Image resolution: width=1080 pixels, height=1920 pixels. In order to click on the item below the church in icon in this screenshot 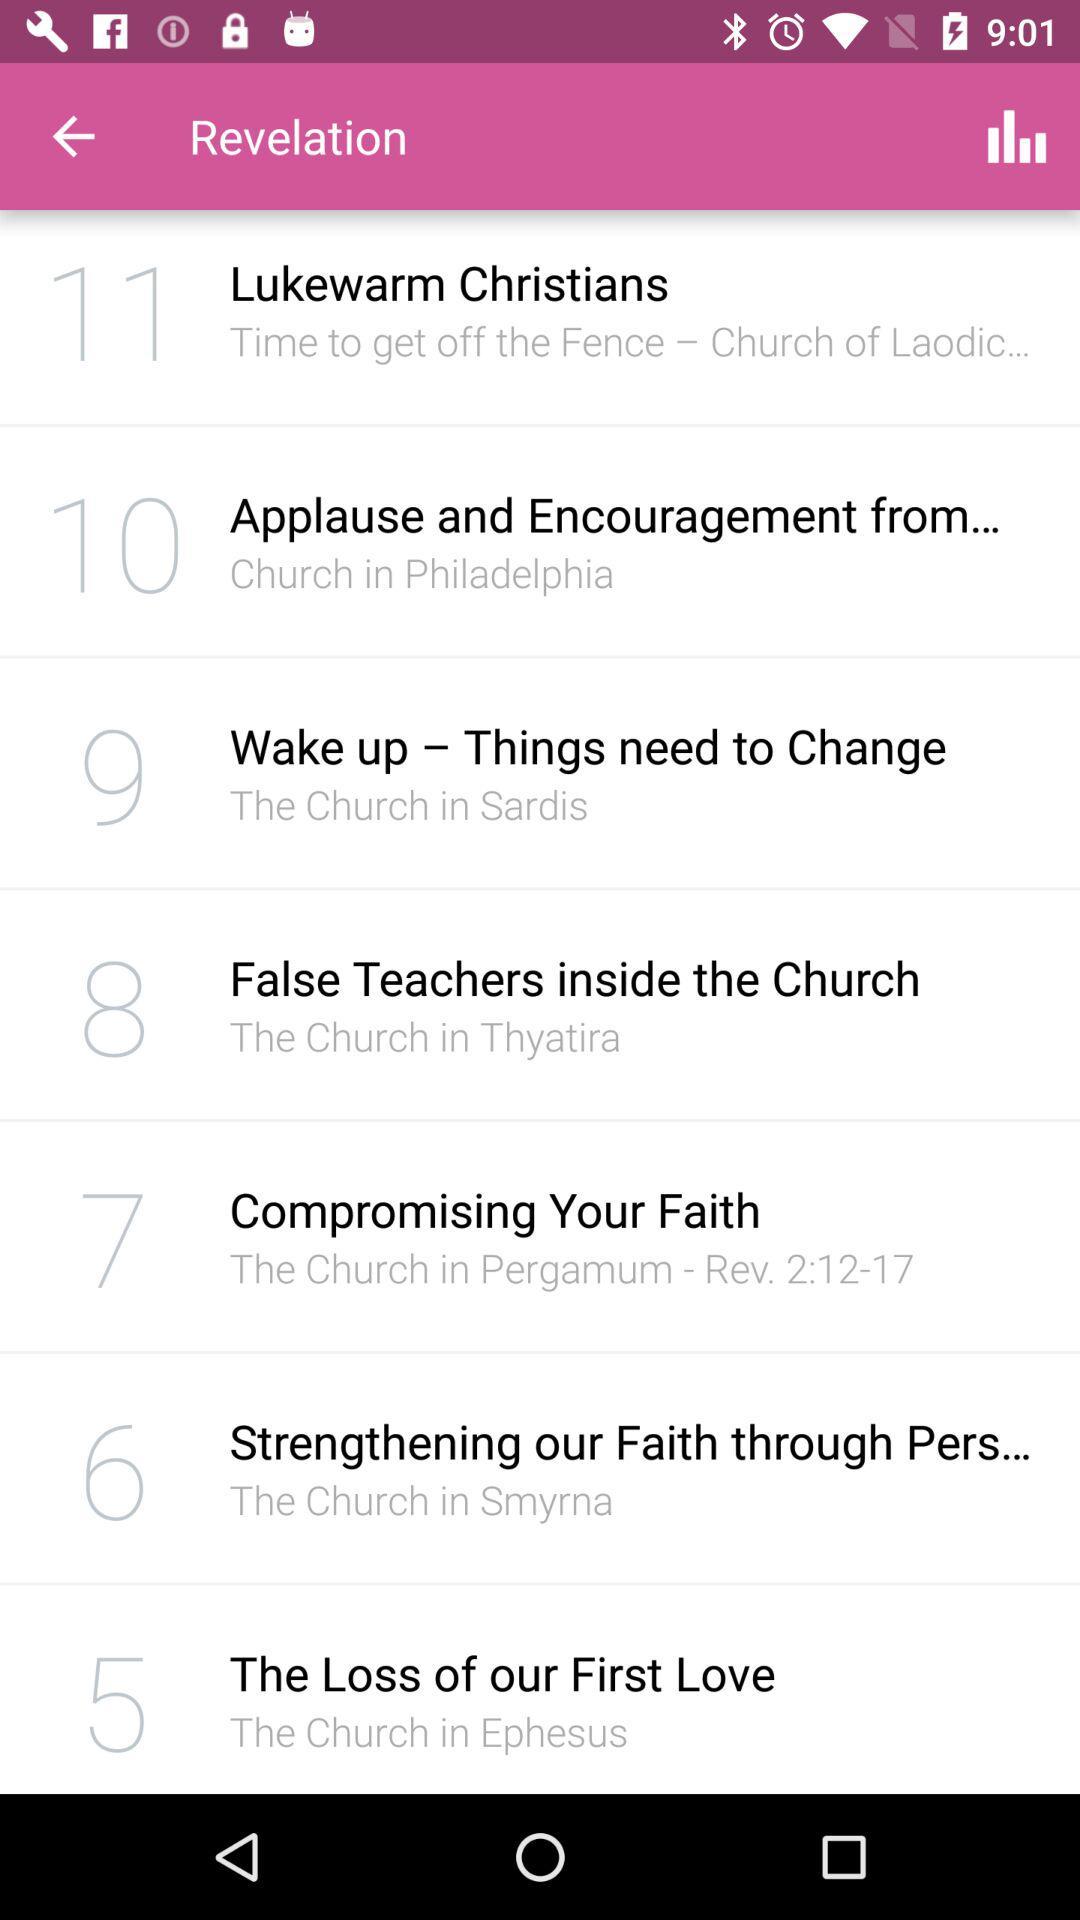, I will do `click(633, 1208)`.